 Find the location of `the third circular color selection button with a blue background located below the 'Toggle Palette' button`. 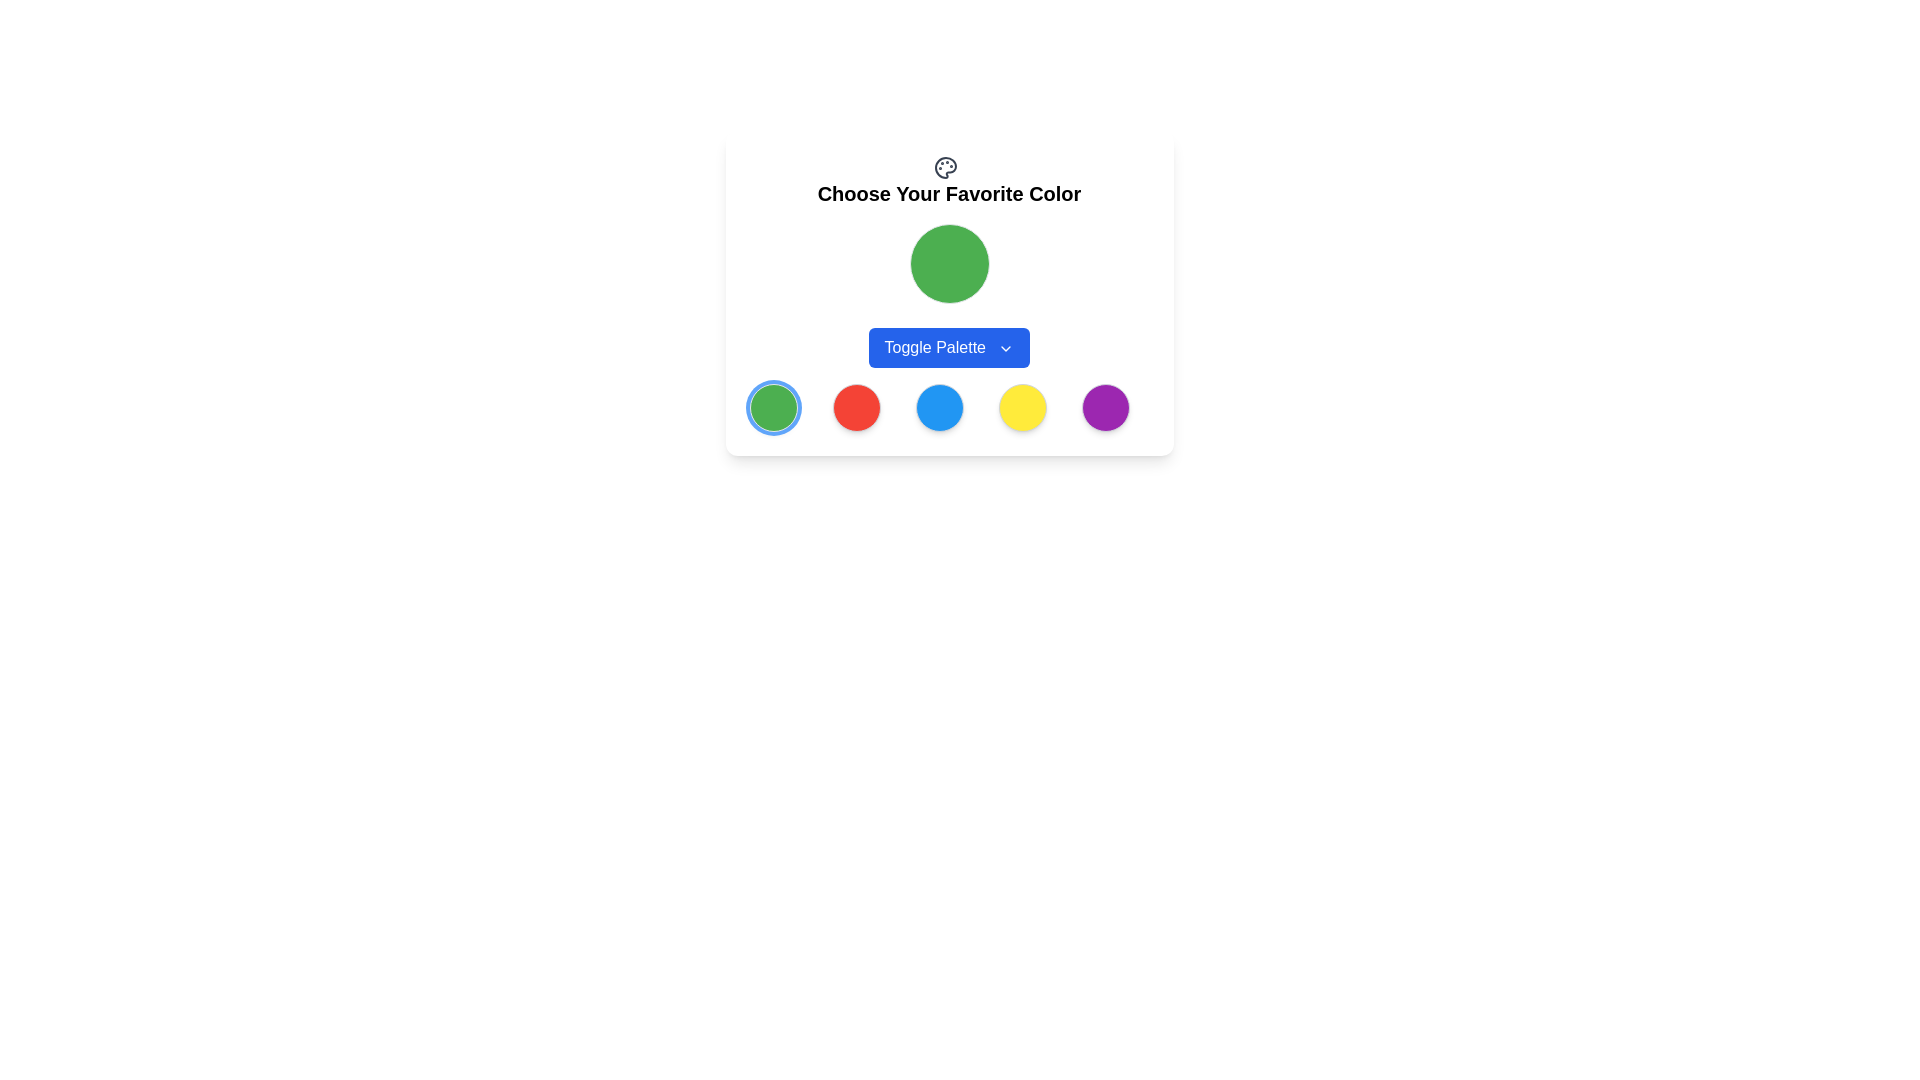

the third circular color selection button with a blue background located below the 'Toggle Palette' button is located at coordinates (938, 406).